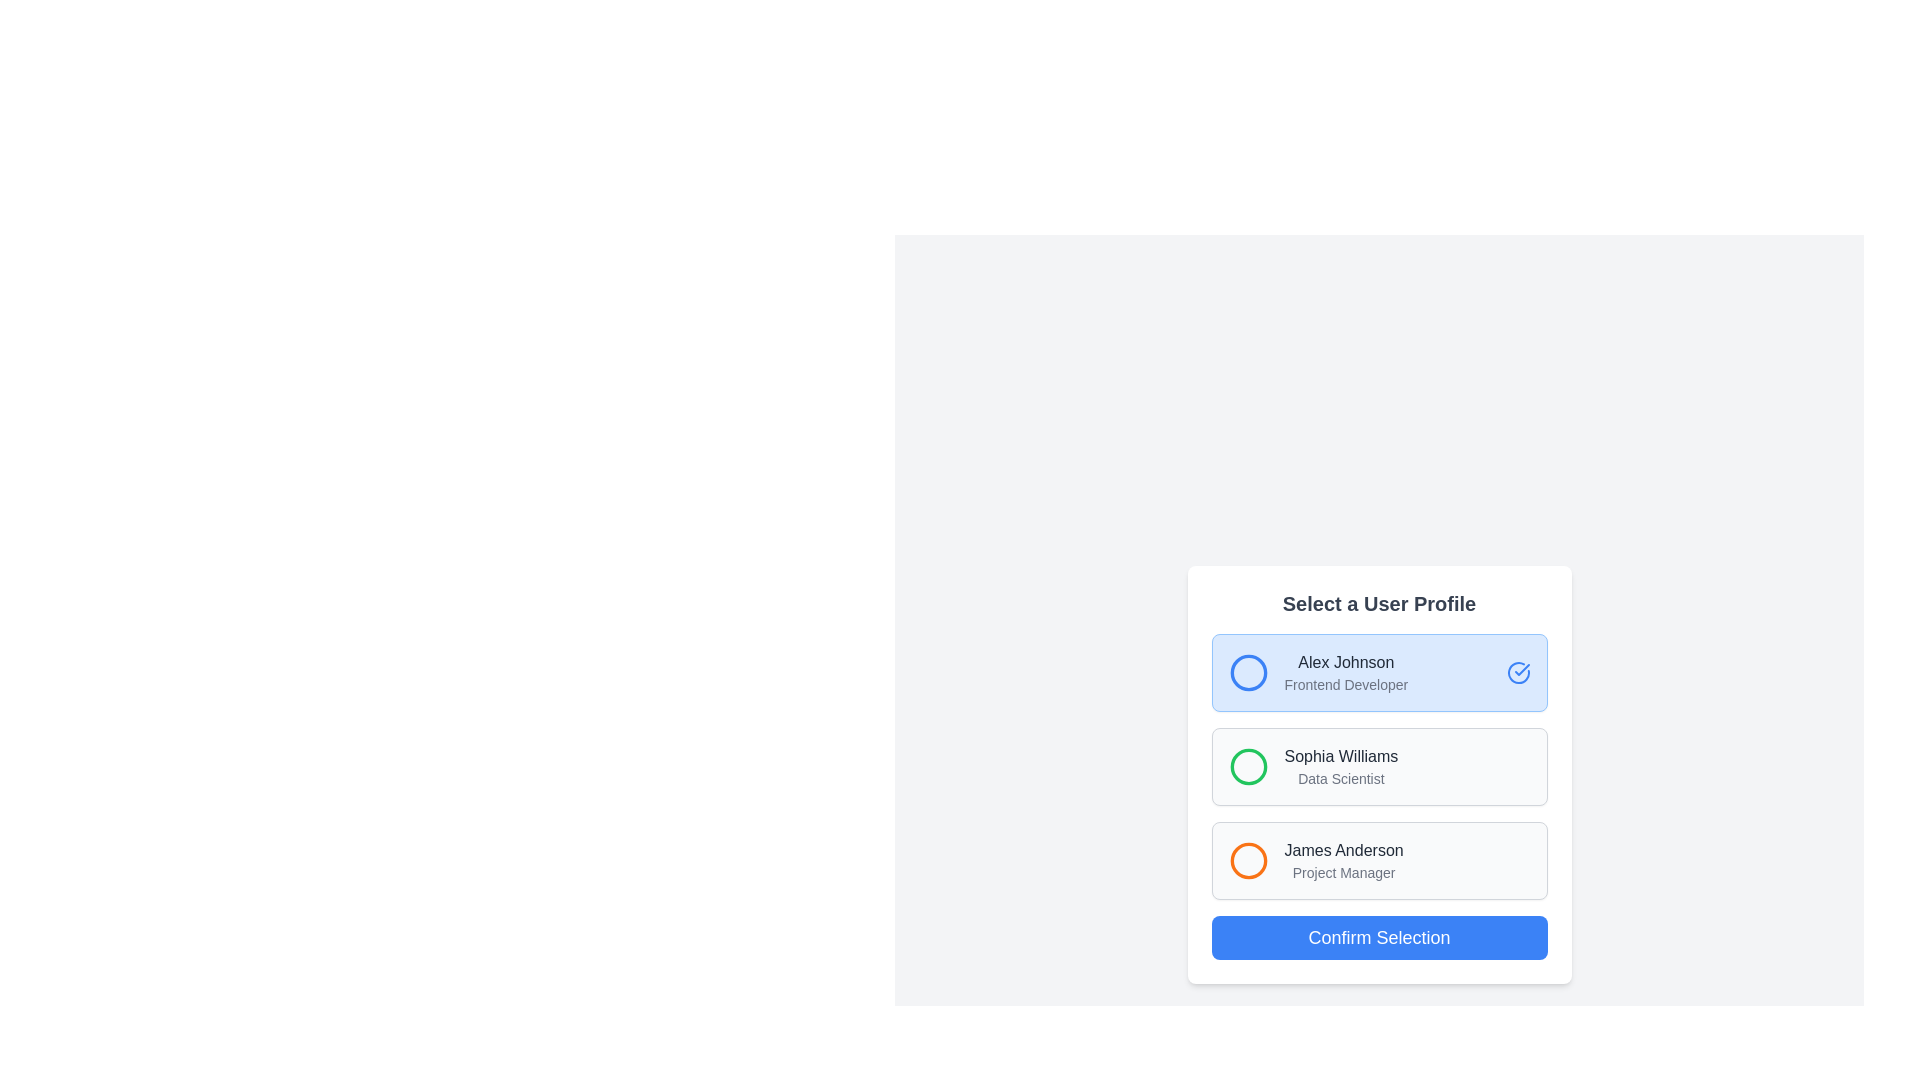 The height and width of the screenshot is (1080, 1920). I want to click on the static header text label at the top of the user profile selection card, which indicates the purpose of the card, so click(1378, 603).